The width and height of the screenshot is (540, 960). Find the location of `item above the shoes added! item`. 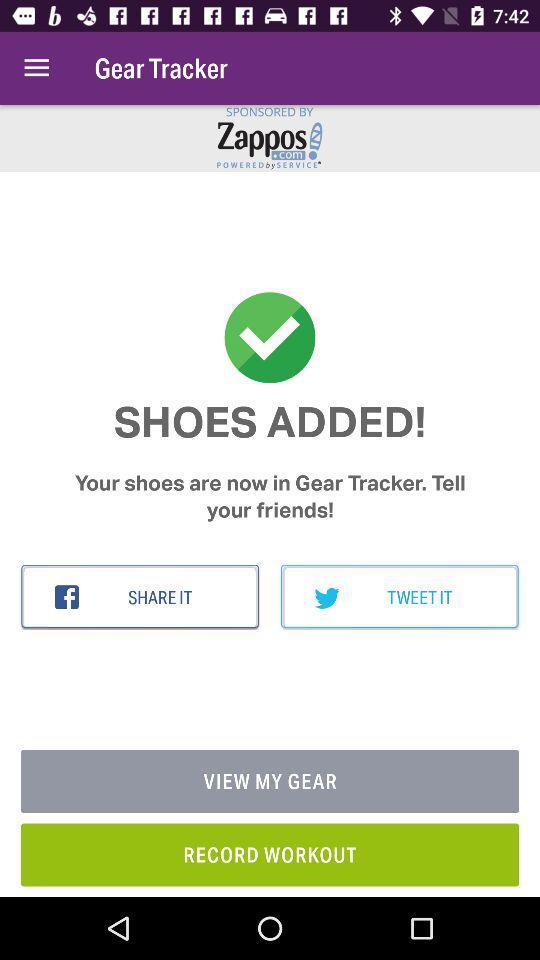

item above the shoes added! item is located at coordinates (36, 68).